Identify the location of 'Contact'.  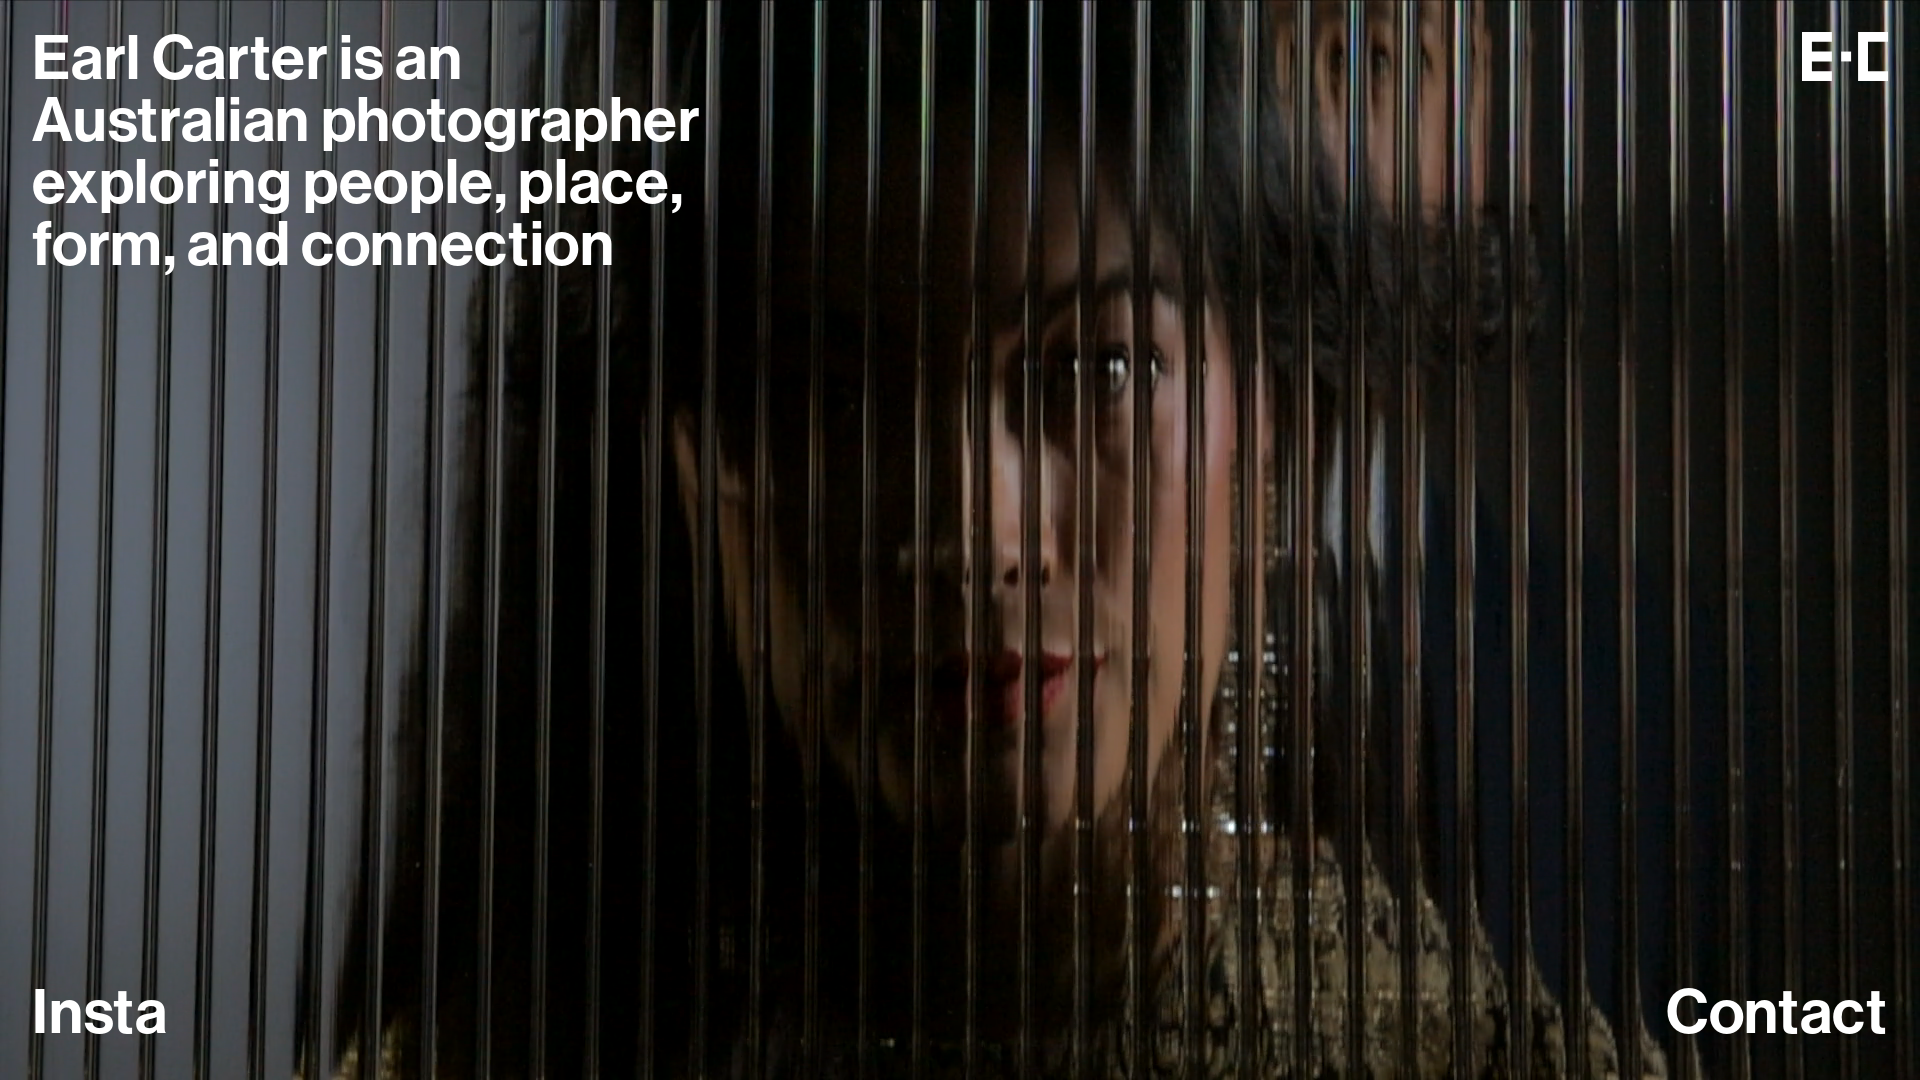
(1776, 1017).